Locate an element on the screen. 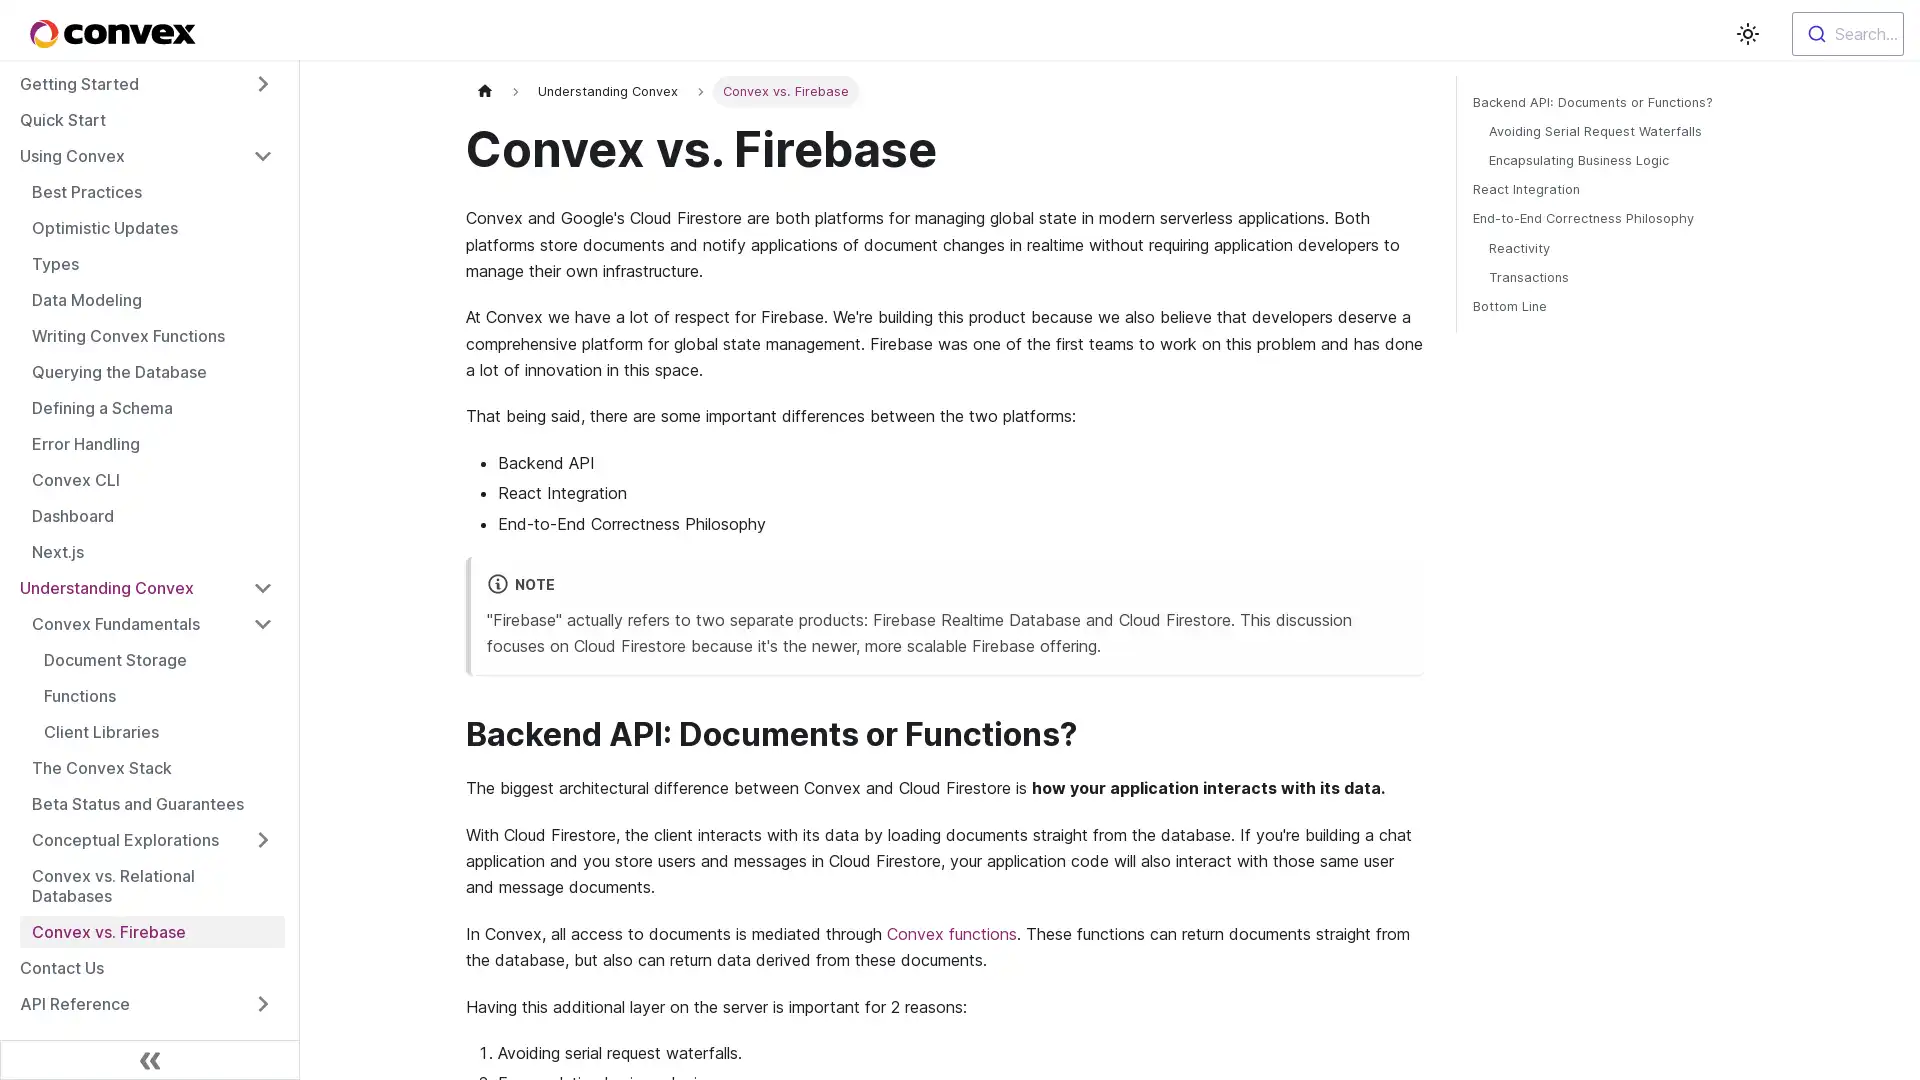 This screenshot has height=1080, width=1920. Toggle the collapsible sidebar category 'Getting Started' is located at coordinates (262, 83).